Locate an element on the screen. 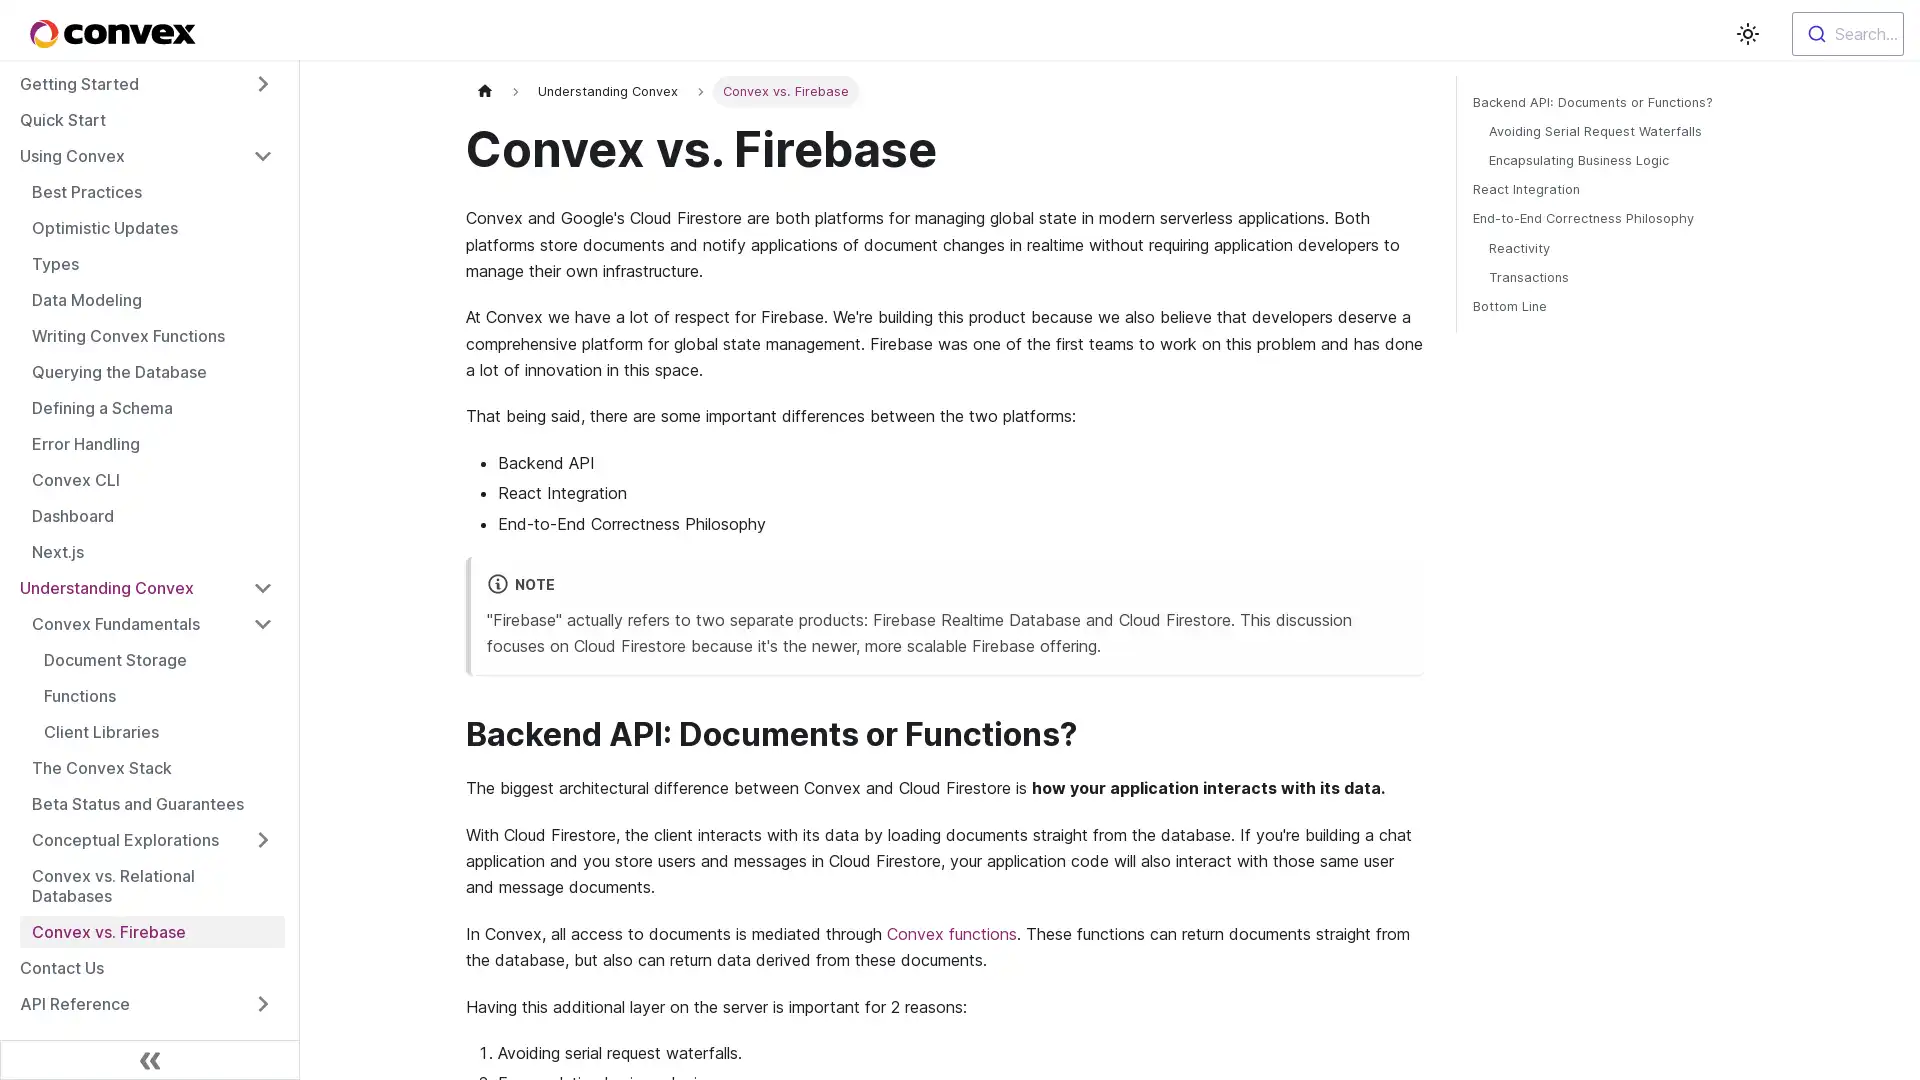 This screenshot has height=1080, width=1920. Toggle the collapsible sidebar category 'Getting Started' is located at coordinates (262, 83).